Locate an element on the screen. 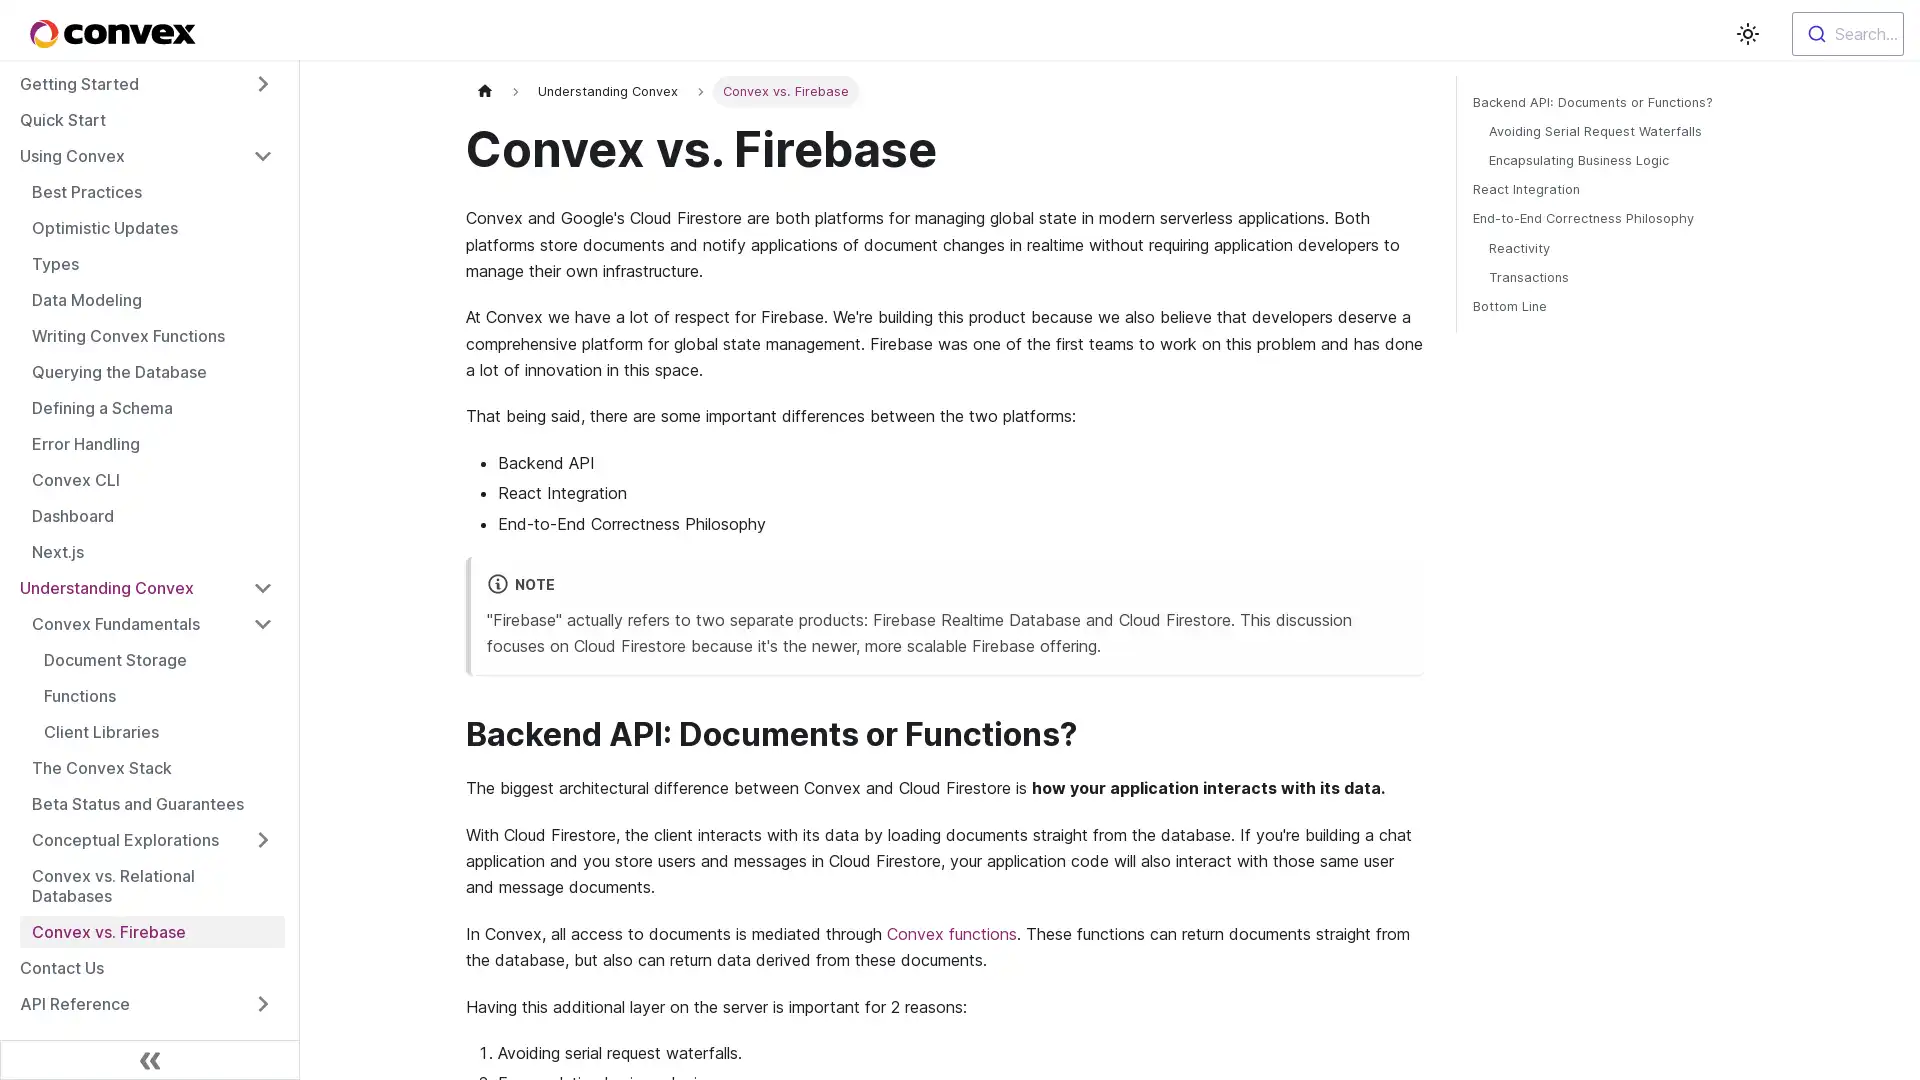 This screenshot has height=1080, width=1920. Toggle the collapsible sidebar category 'Getting Started' is located at coordinates (262, 83).